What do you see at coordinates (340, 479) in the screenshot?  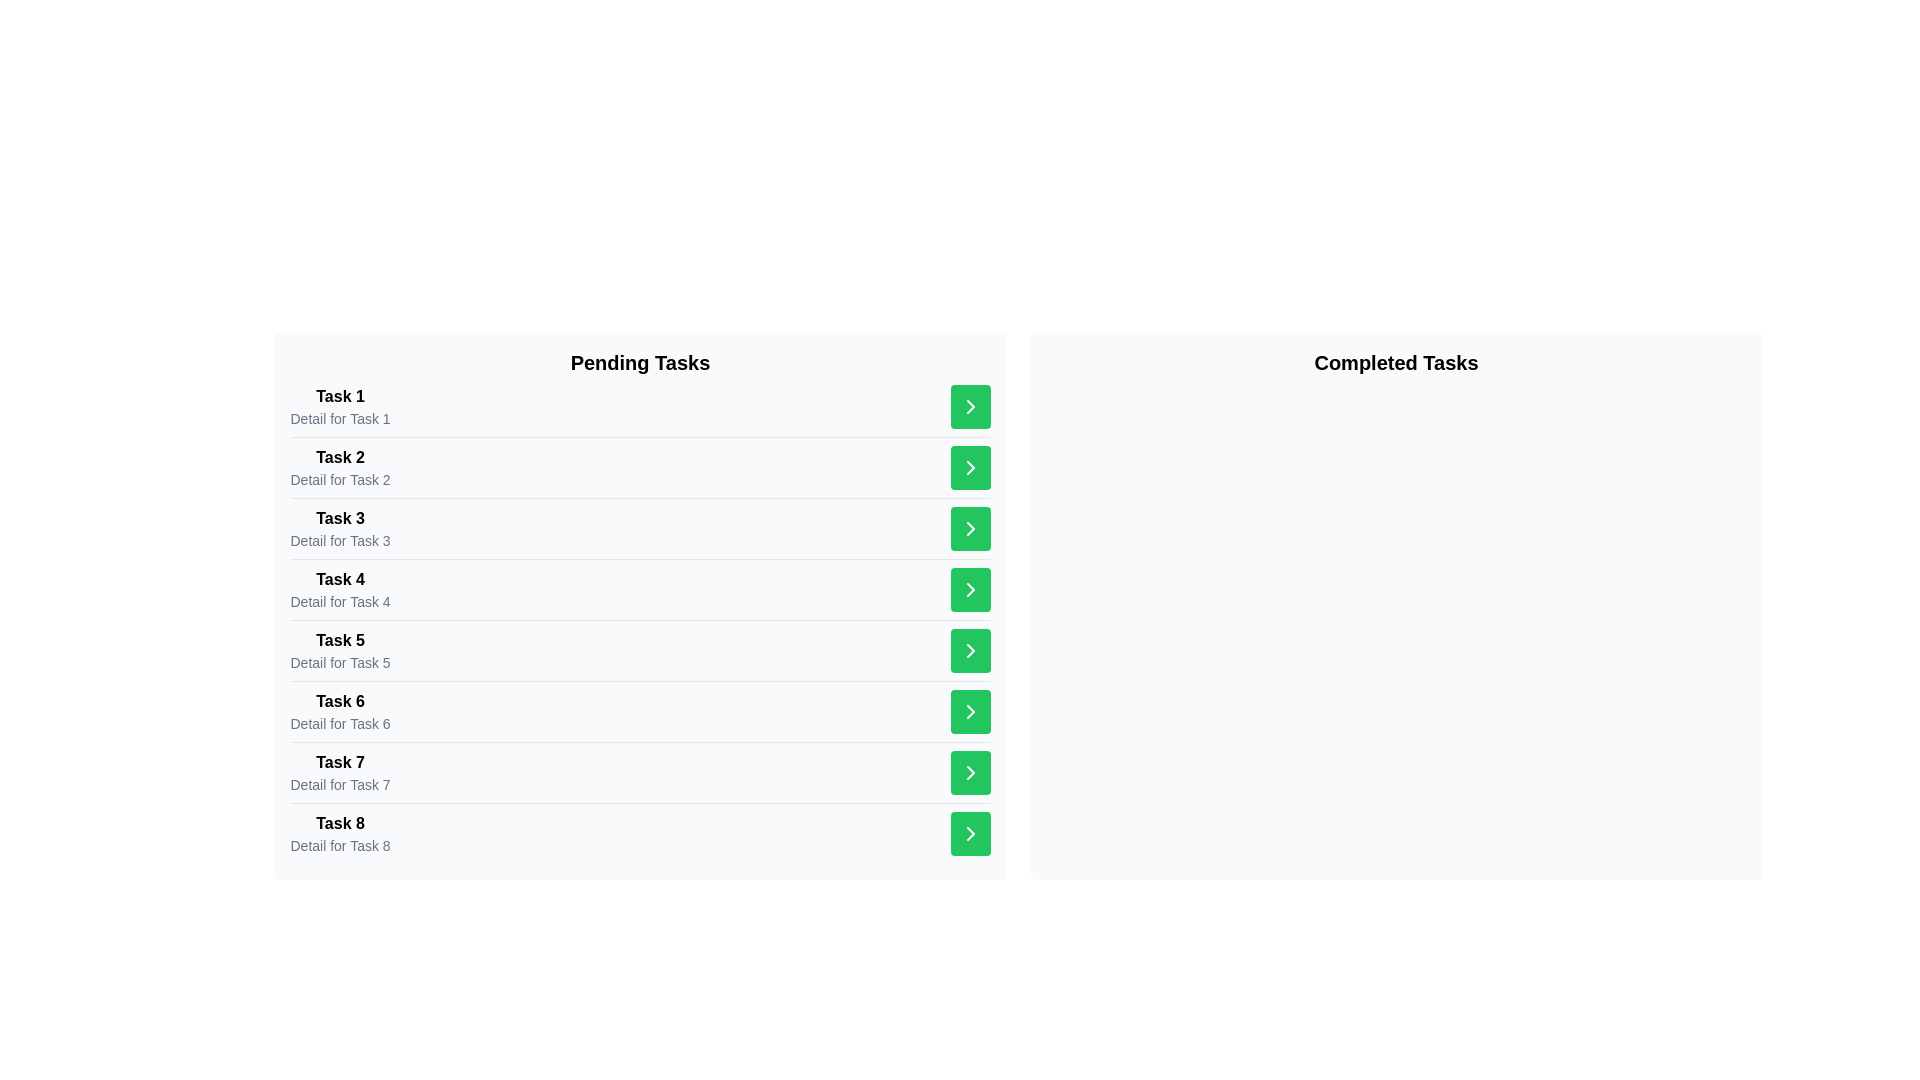 I see `the static text providing supporting information for 'Task 2', located directly below the 'Task 2' text in the 'Pending Tasks' column` at bounding box center [340, 479].